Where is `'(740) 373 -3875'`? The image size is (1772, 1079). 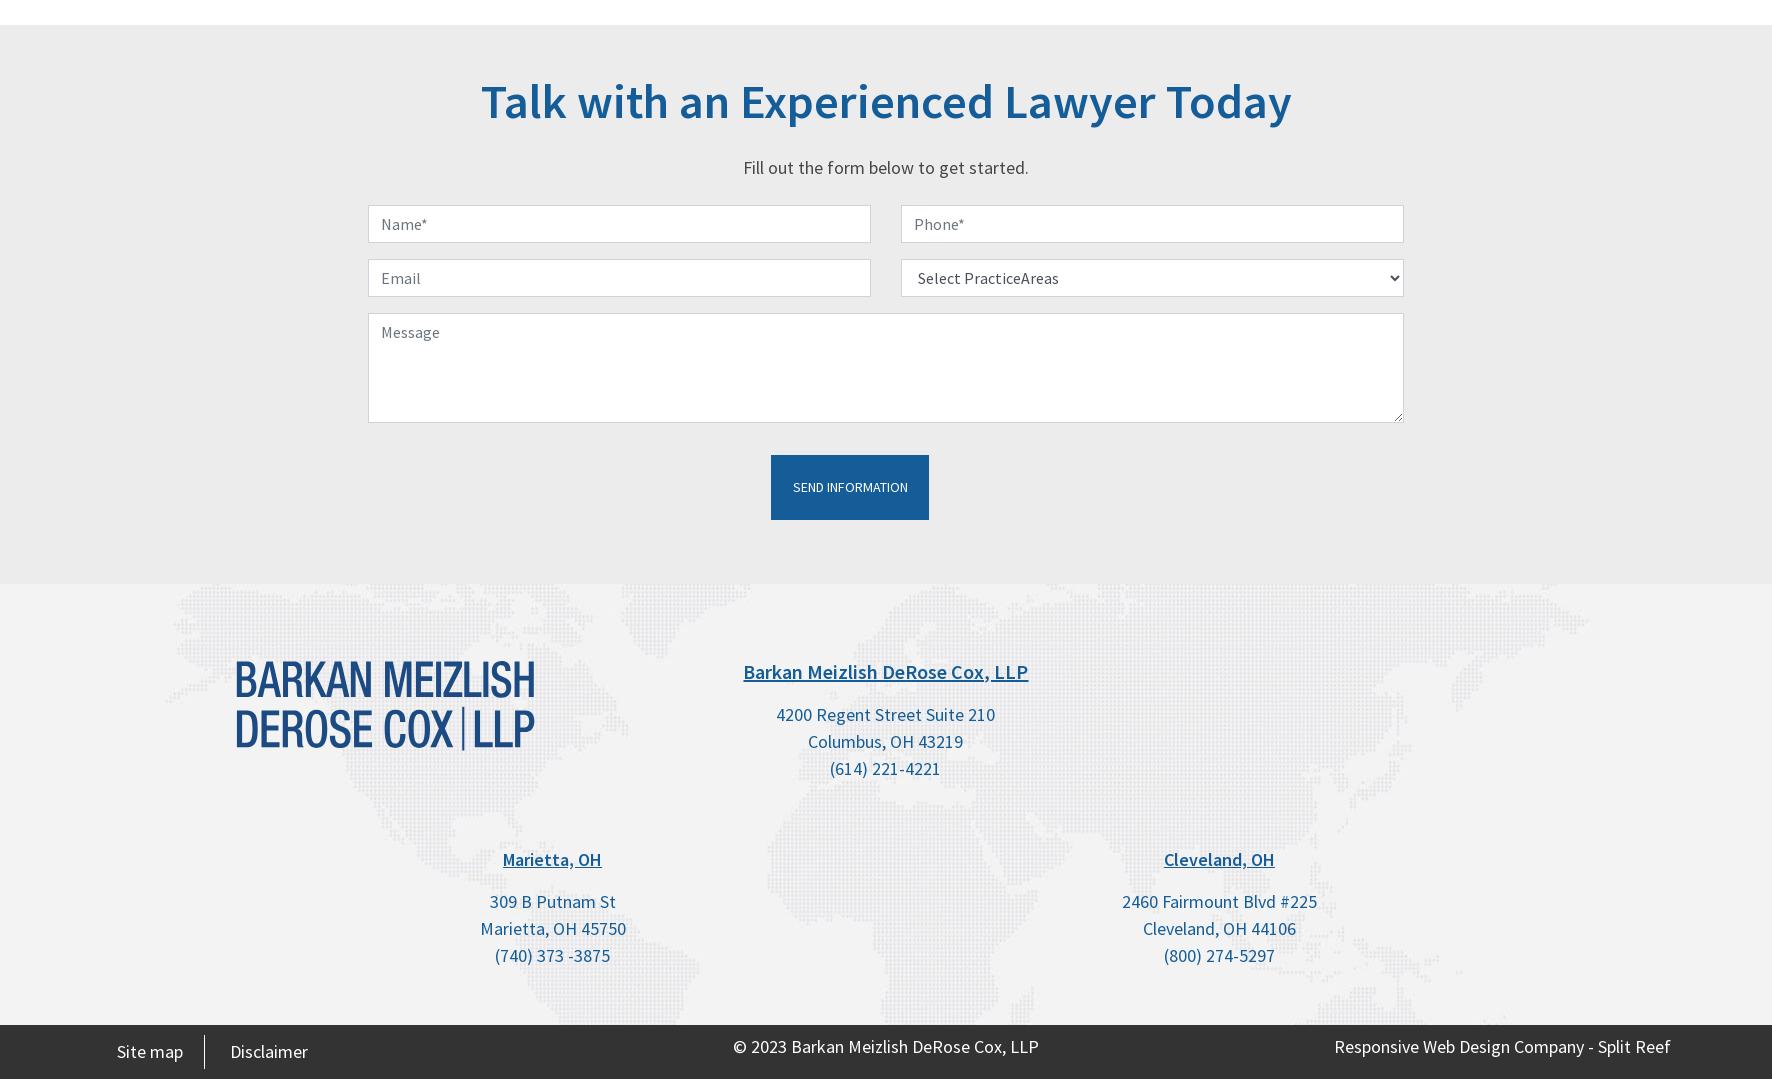
'(740) 373 -3875' is located at coordinates (551, 954).